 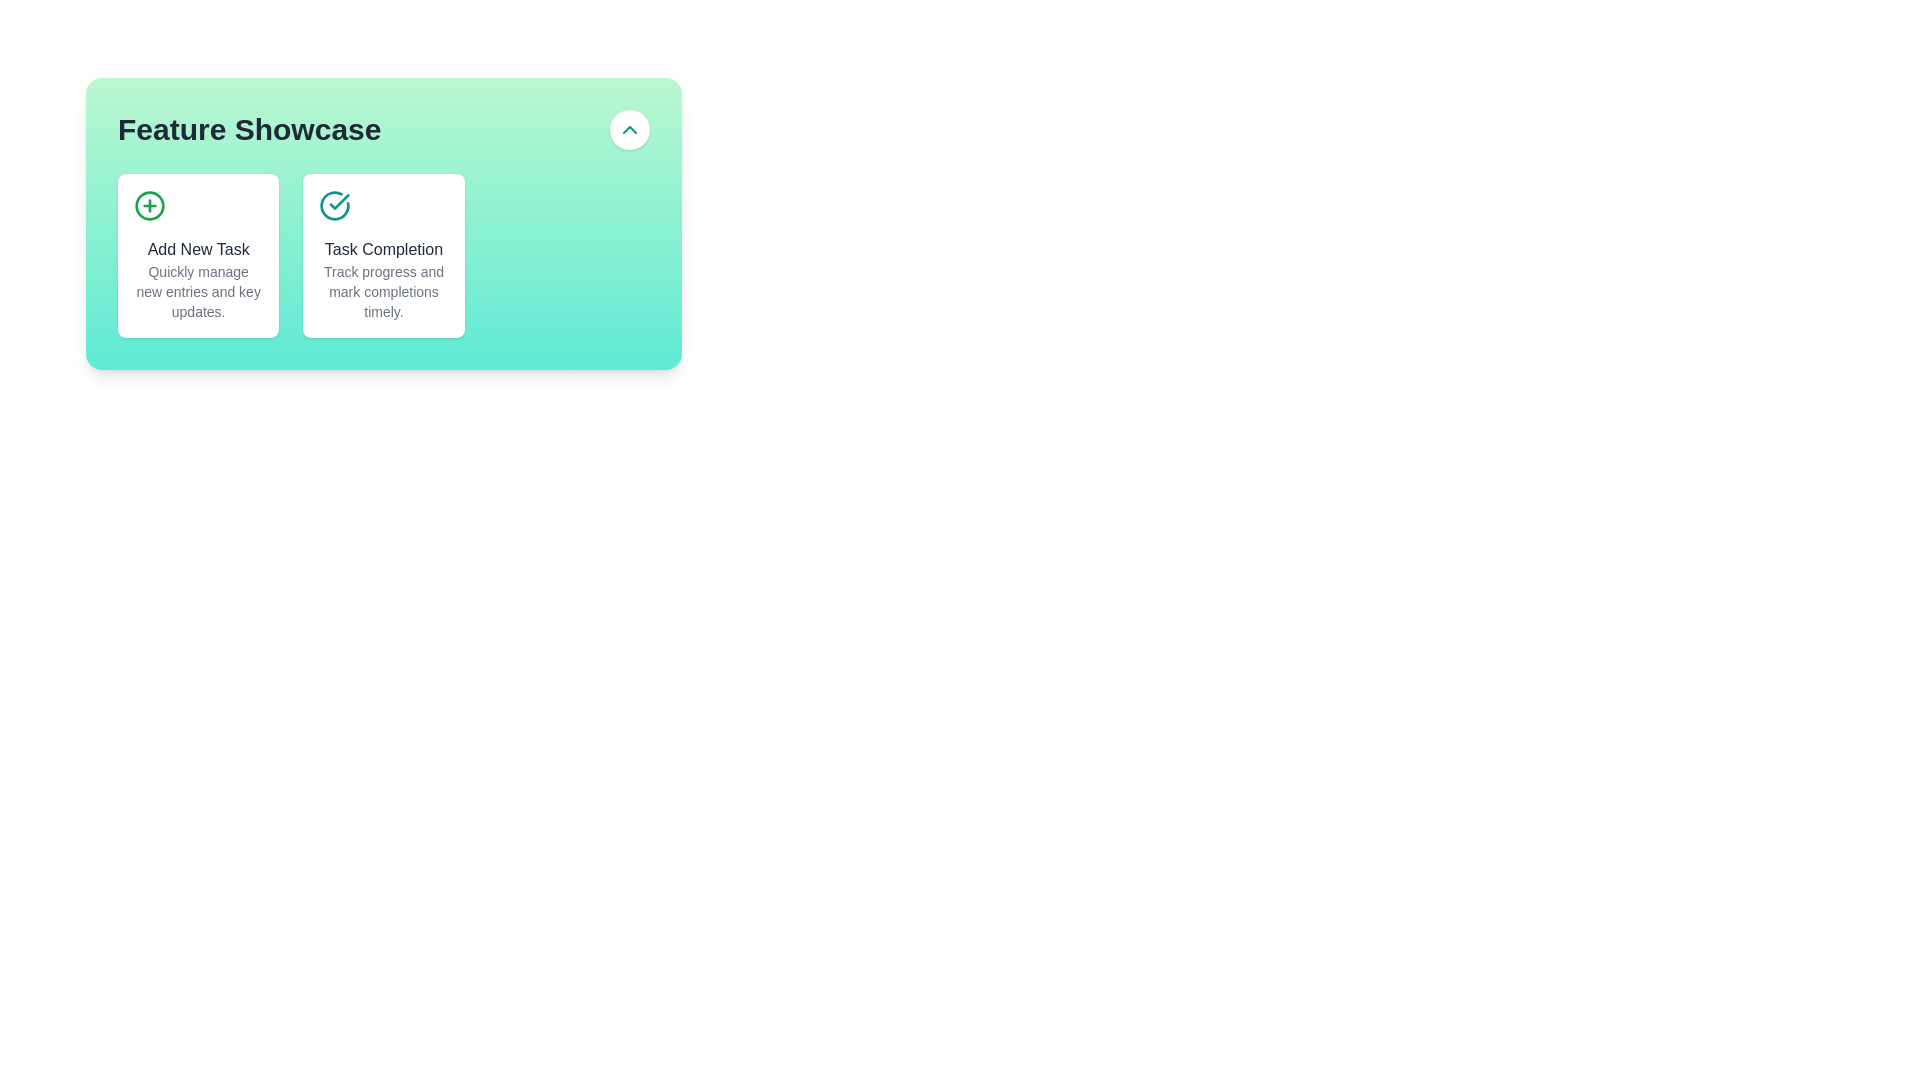 What do you see at coordinates (335, 205) in the screenshot?
I see `the circular icon with a teal outline and a checkmark symbol inside, located at the top center of the 'Task Completion' card` at bounding box center [335, 205].